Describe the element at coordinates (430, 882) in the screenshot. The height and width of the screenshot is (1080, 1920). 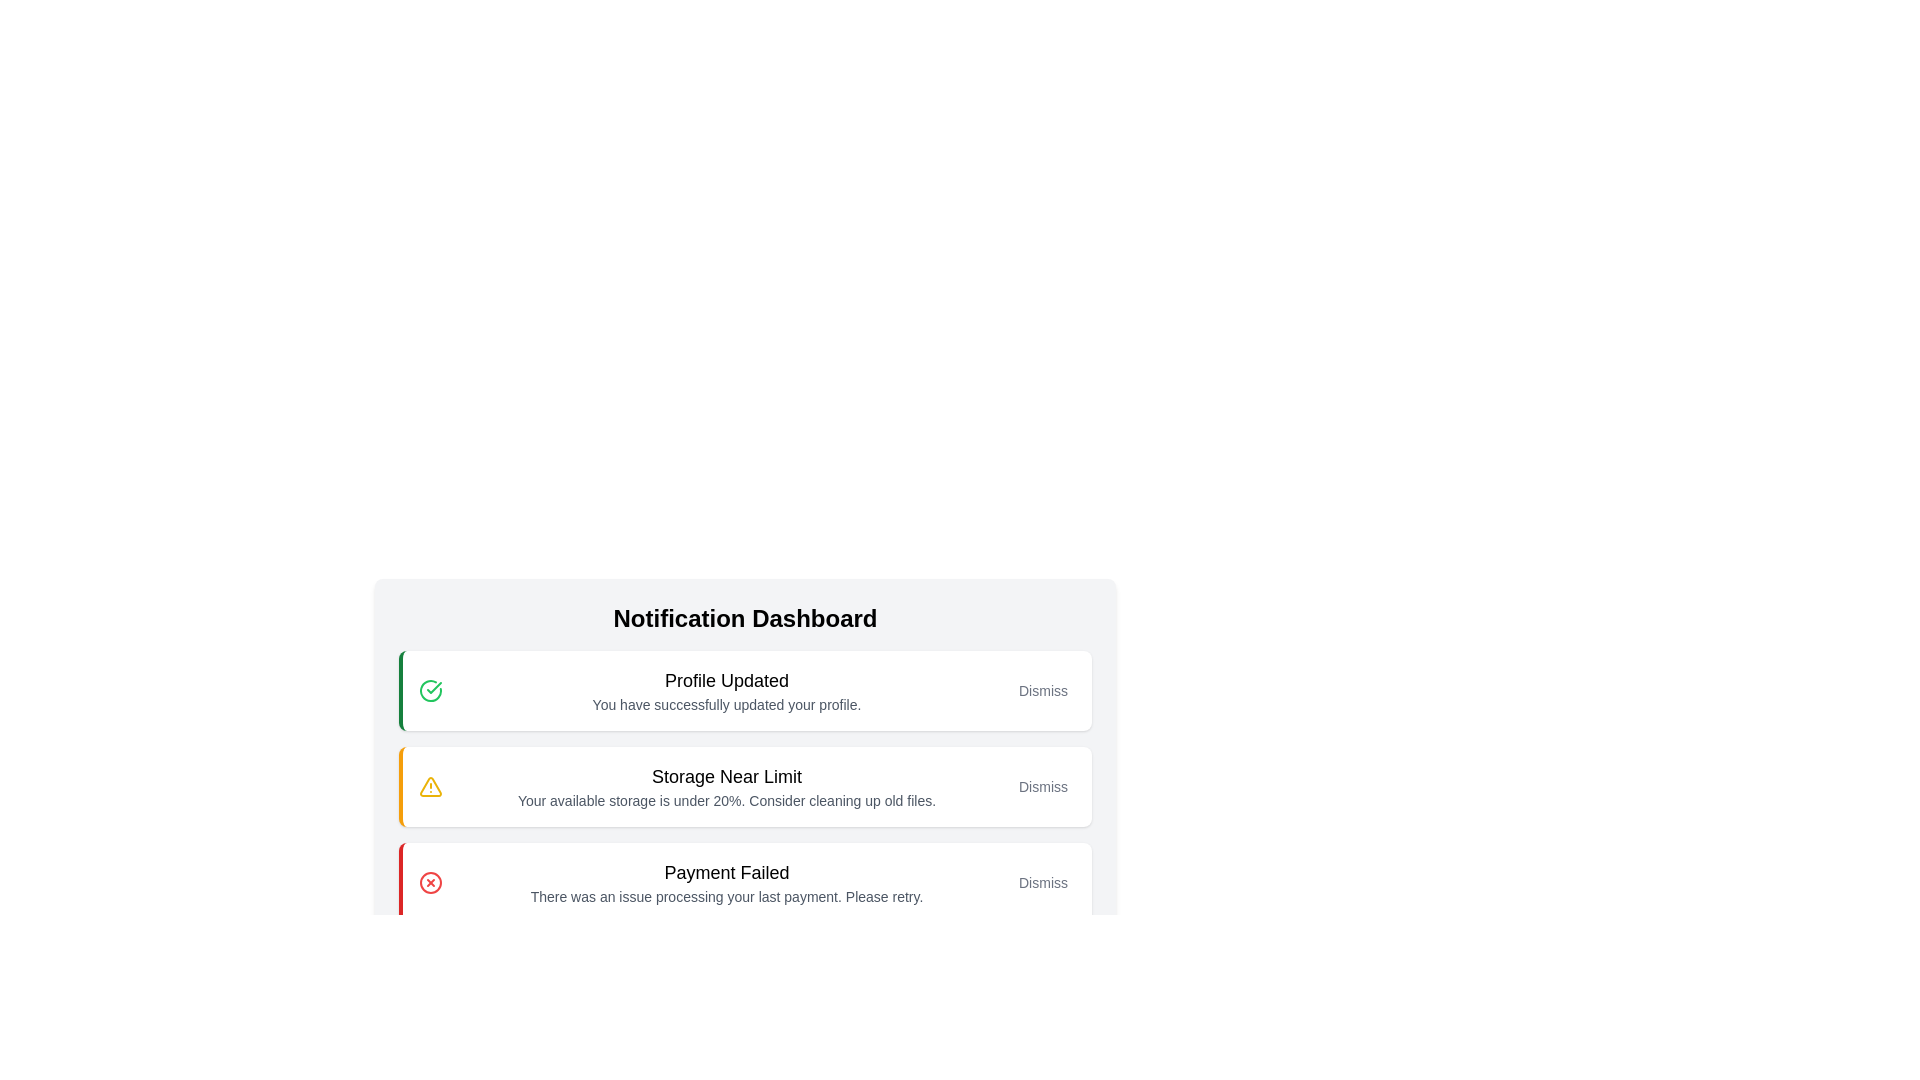
I see `the circular decorative element with a red border and white fill, which is part of the error message icon adjacent to the 'Payment Failed' notification in the Notification Dashboard` at that location.